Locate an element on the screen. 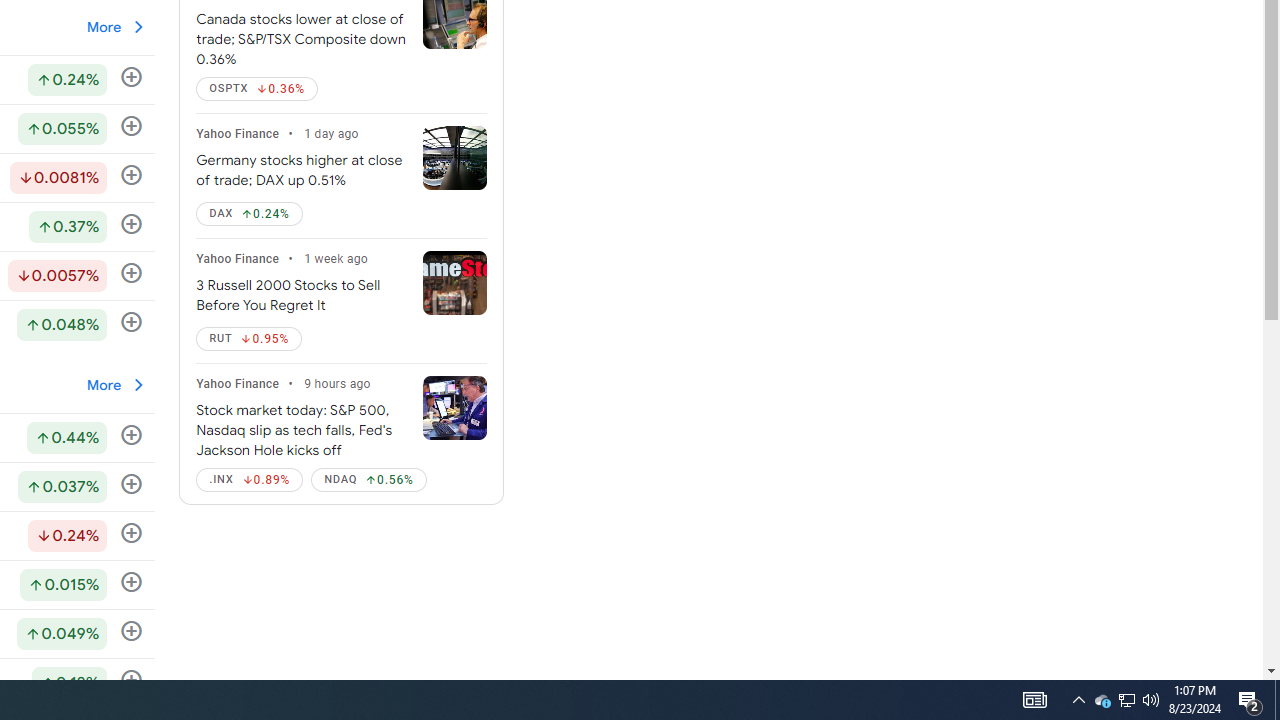 This screenshot has height=720, width=1280. '.INX Down by 0.89%' is located at coordinates (249, 479).